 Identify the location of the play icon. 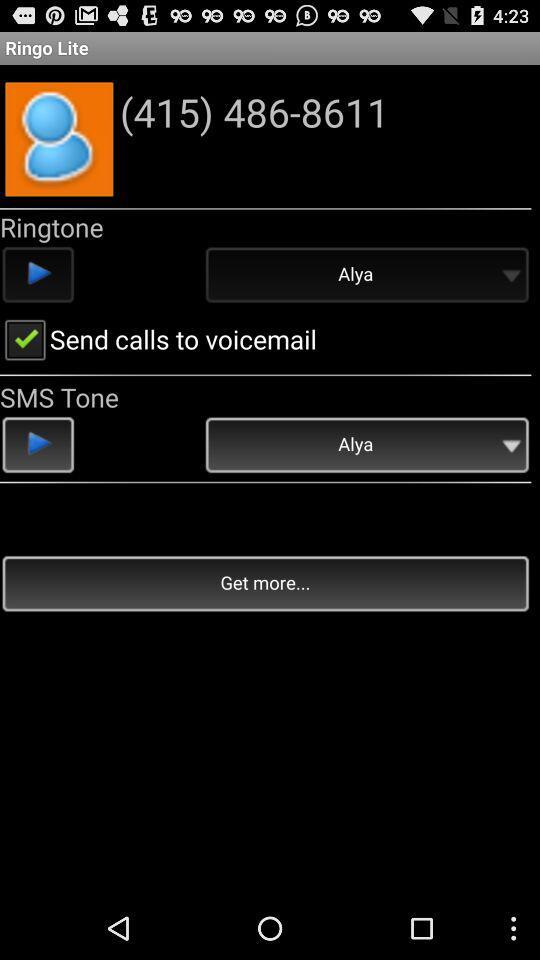
(38, 294).